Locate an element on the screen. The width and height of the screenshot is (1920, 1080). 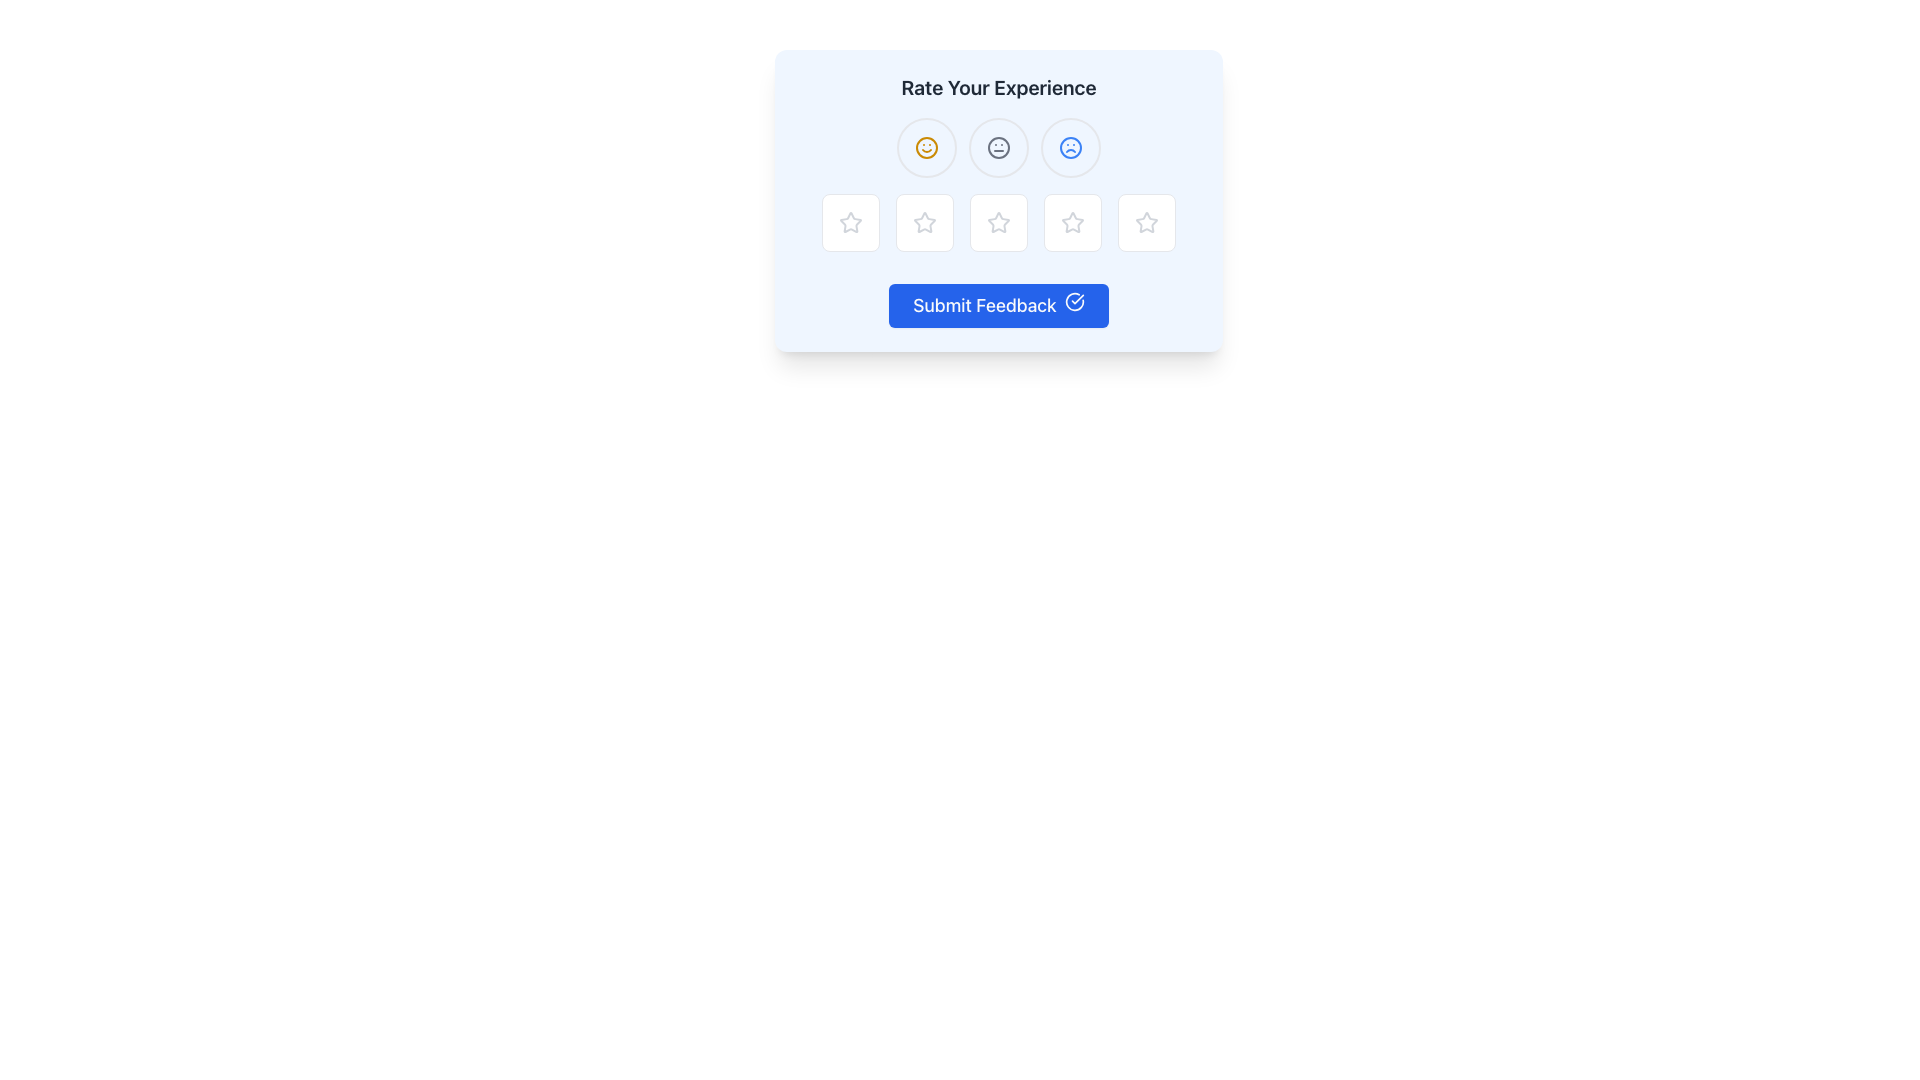
the third interactive rating button in the feedback survey is located at coordinates (998, 223).